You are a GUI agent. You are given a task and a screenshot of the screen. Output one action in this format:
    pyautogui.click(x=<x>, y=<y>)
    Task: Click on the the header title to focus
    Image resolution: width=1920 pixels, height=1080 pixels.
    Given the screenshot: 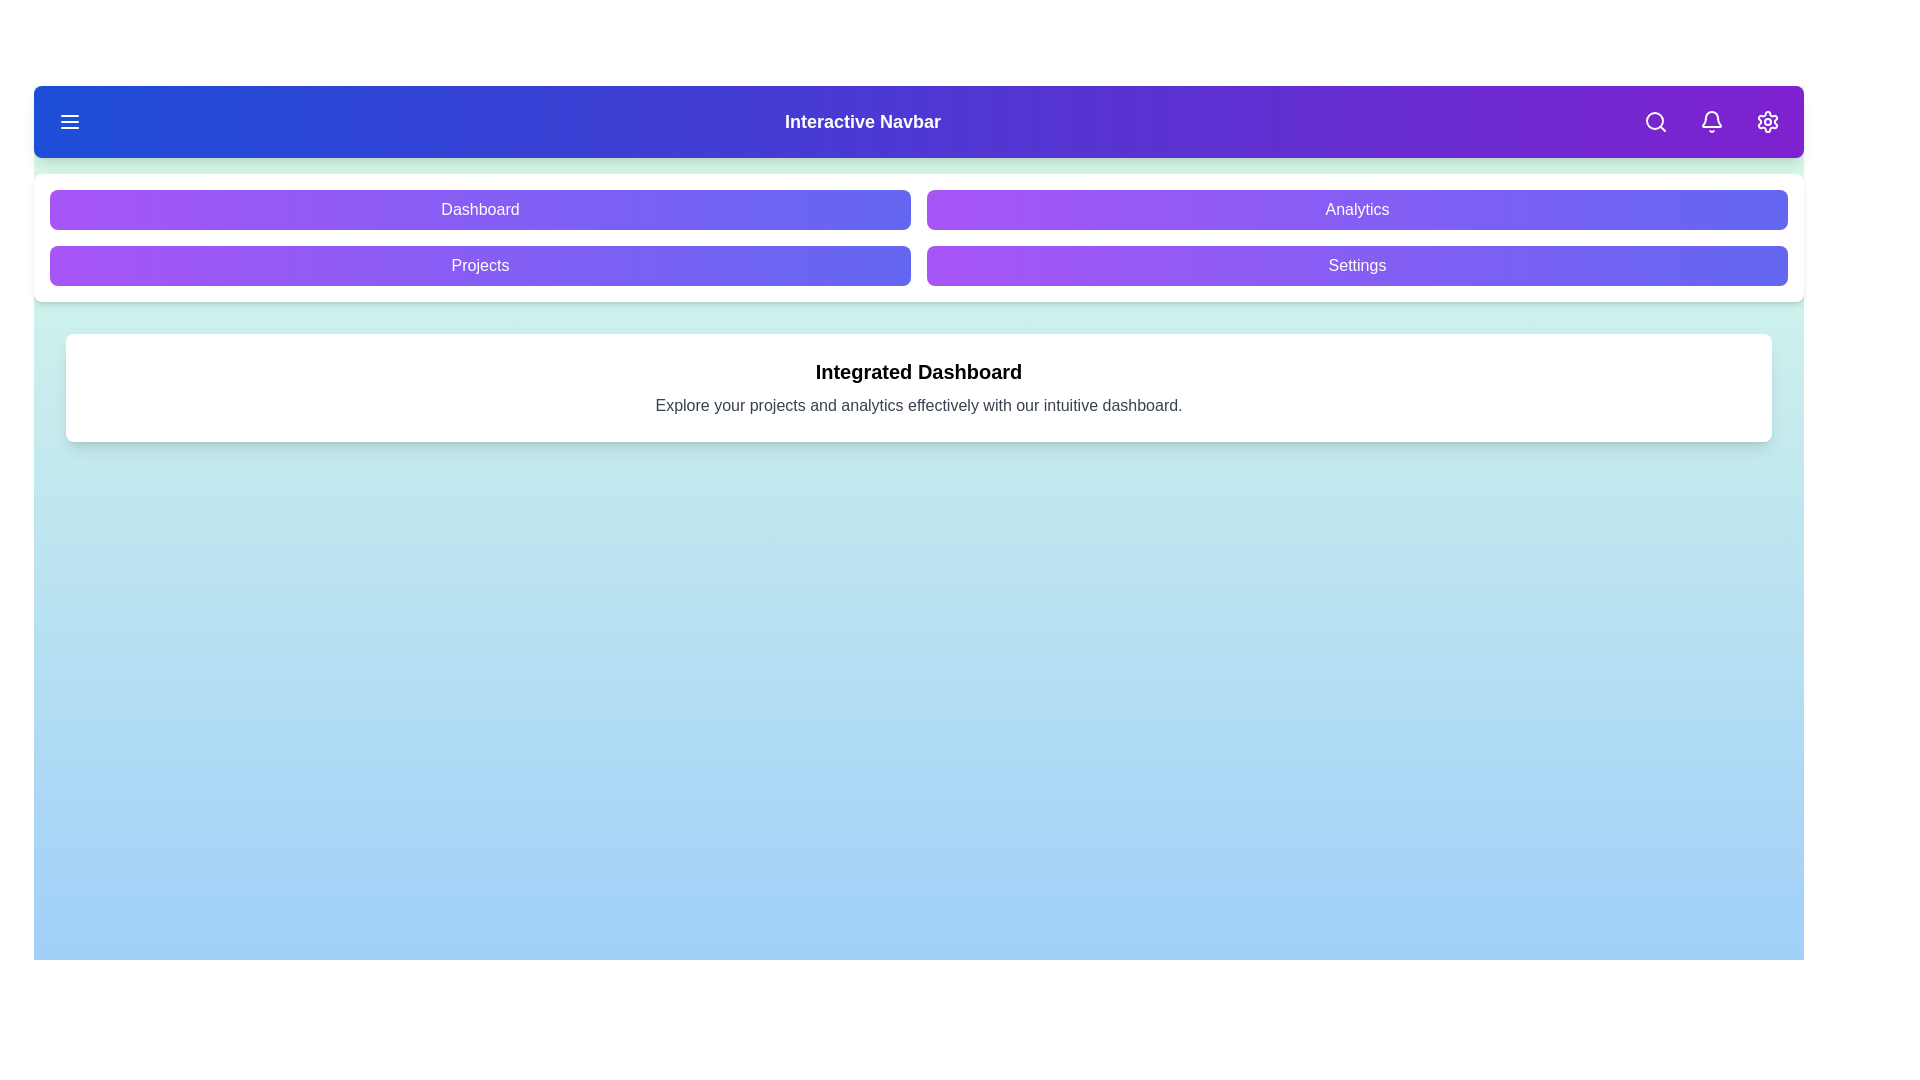 What is the action you would take?
    pyautogui.click(x=863, y=122)
    